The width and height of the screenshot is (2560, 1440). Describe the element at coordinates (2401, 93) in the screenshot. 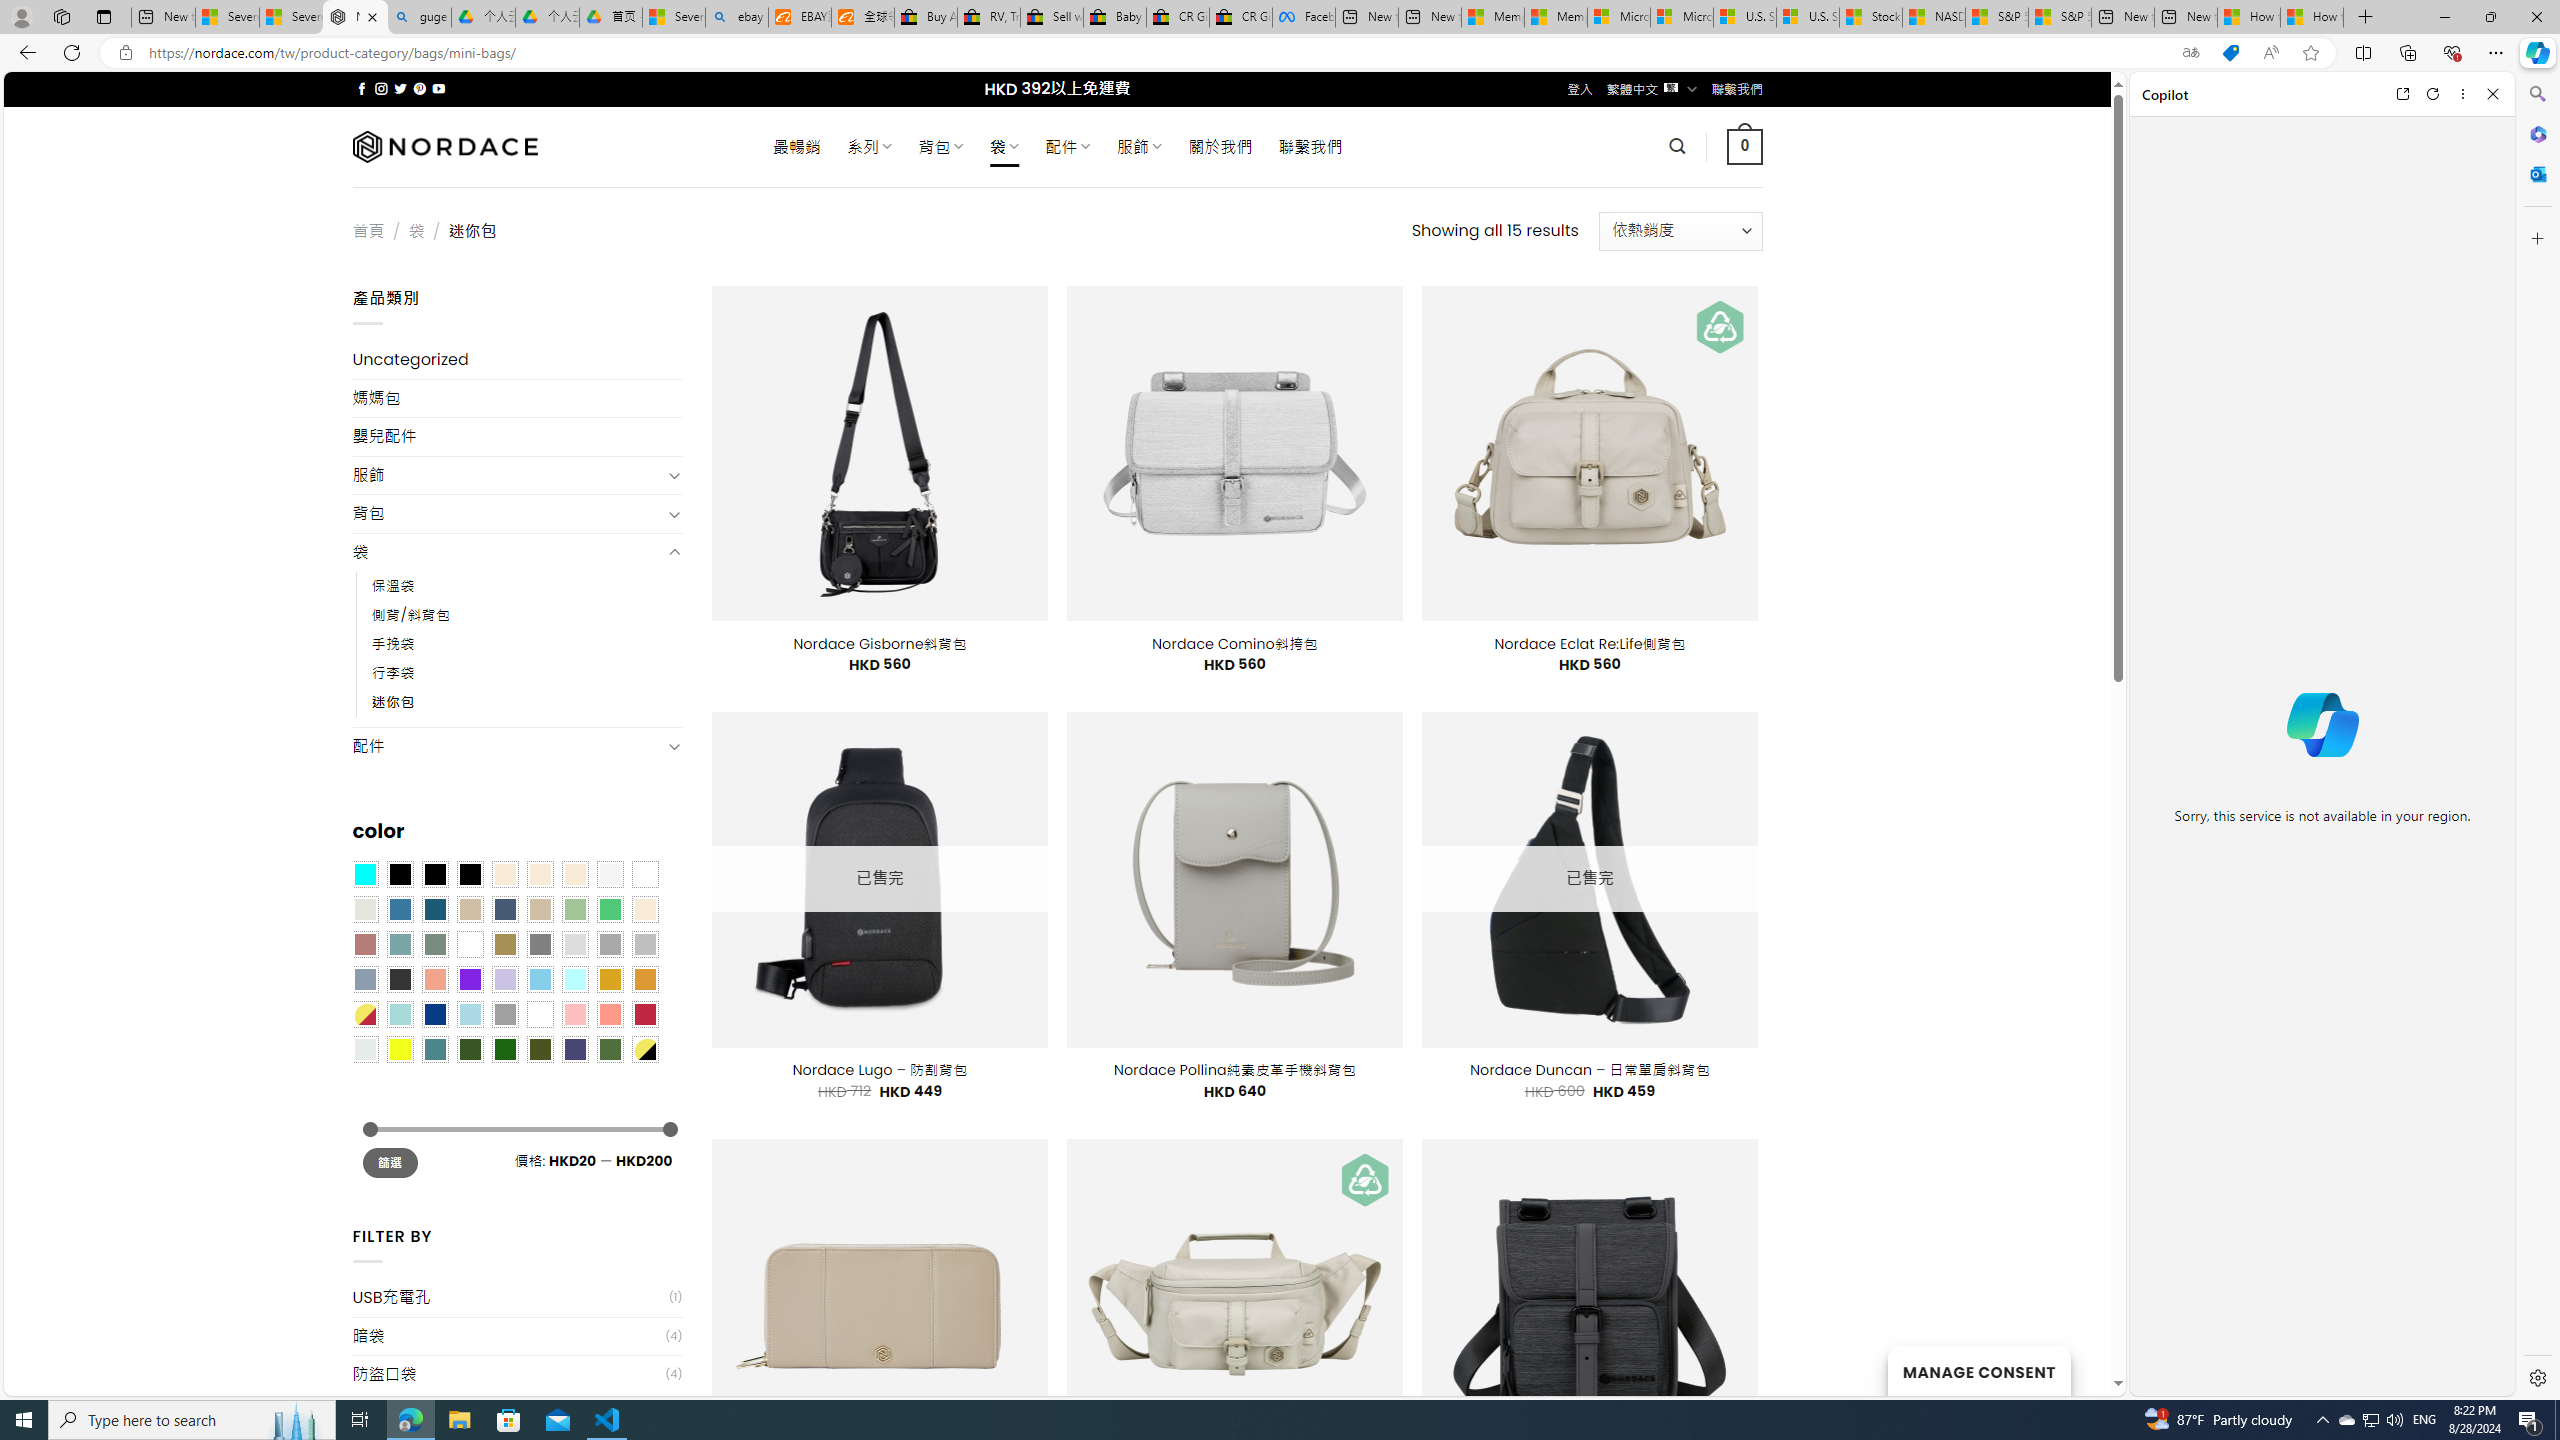

I see `'Open link in new tab'` at that location.